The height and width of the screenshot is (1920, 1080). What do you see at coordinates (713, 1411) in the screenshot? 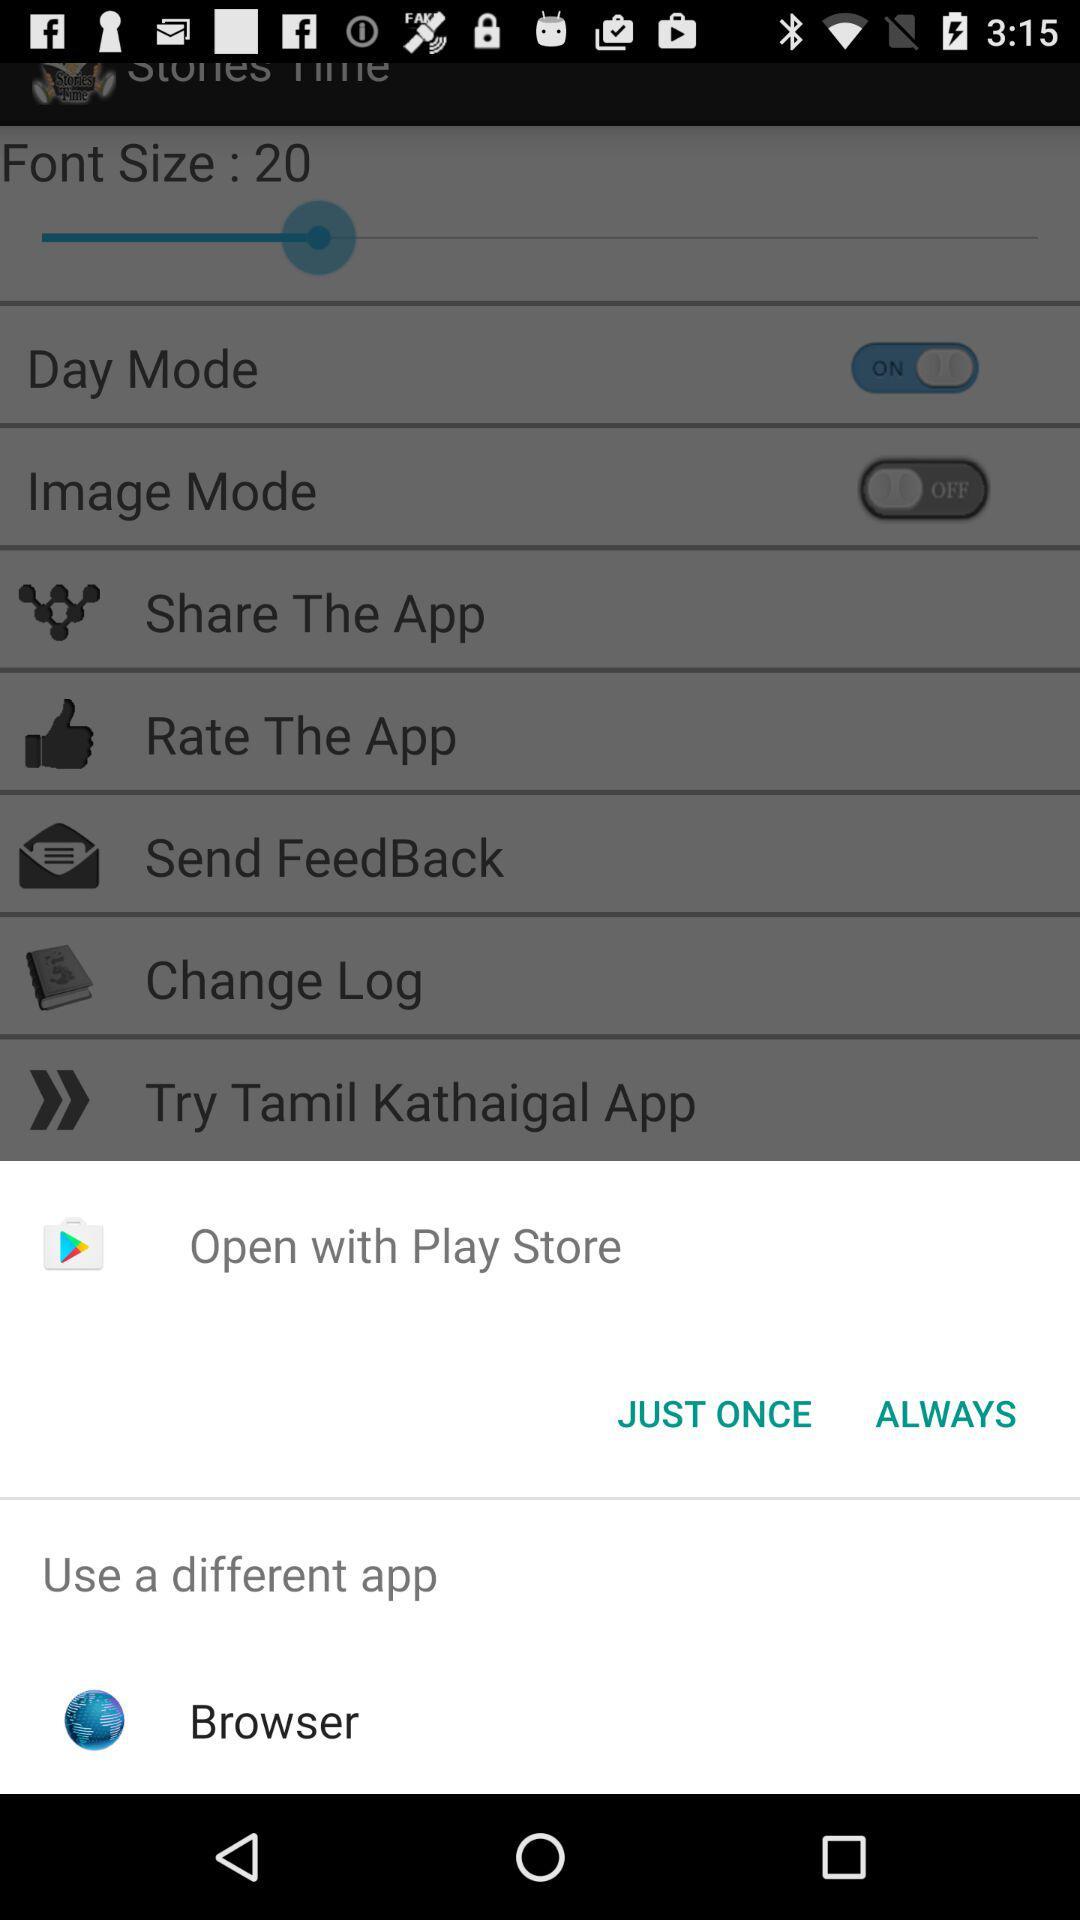
I see `item next to always button` at bounding box center [713, 1411].